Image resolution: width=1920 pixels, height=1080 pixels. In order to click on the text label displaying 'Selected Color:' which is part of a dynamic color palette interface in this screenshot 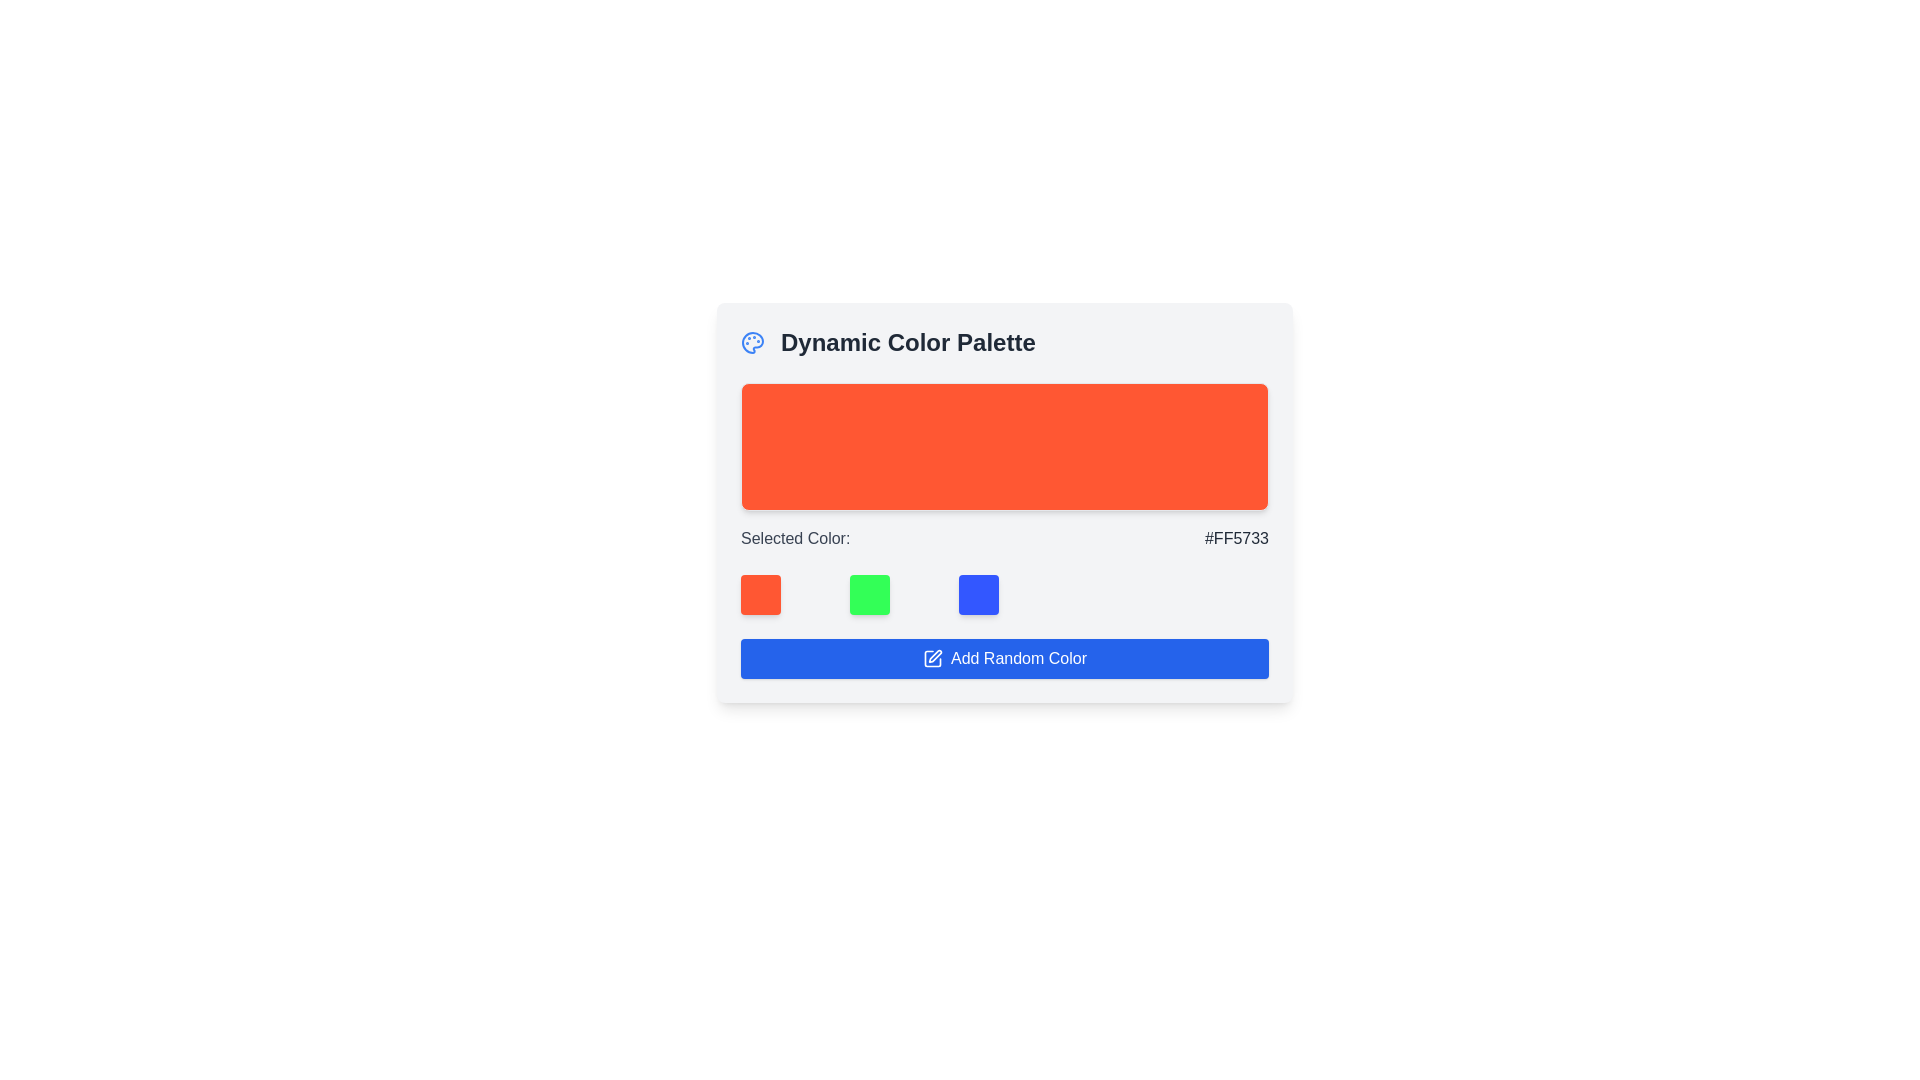, I will do `click(794, 538)`.